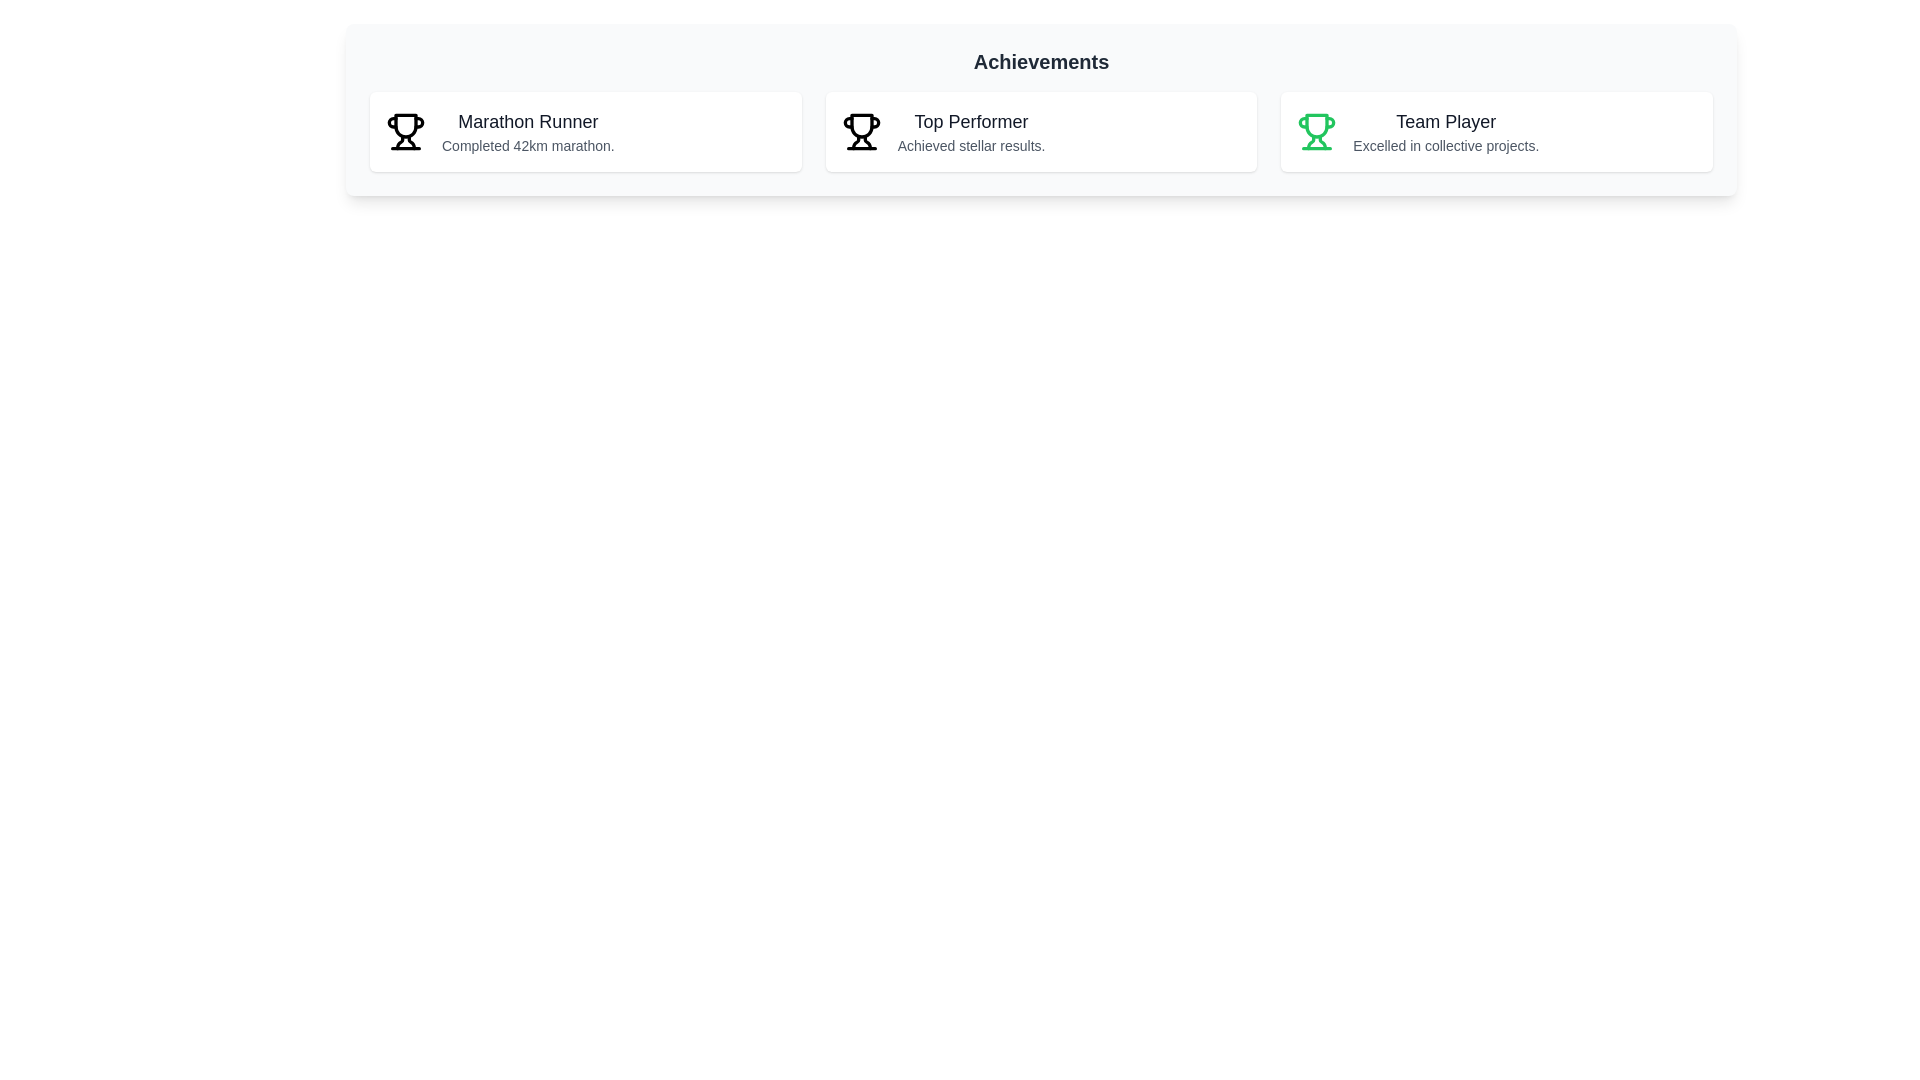  I want to click on the text block displaying the achievement title and subtitle that highlights teamwork proficiency, located to the right of the 'Top Performer' card in the 'Achievements' section, so click(1446, 131).